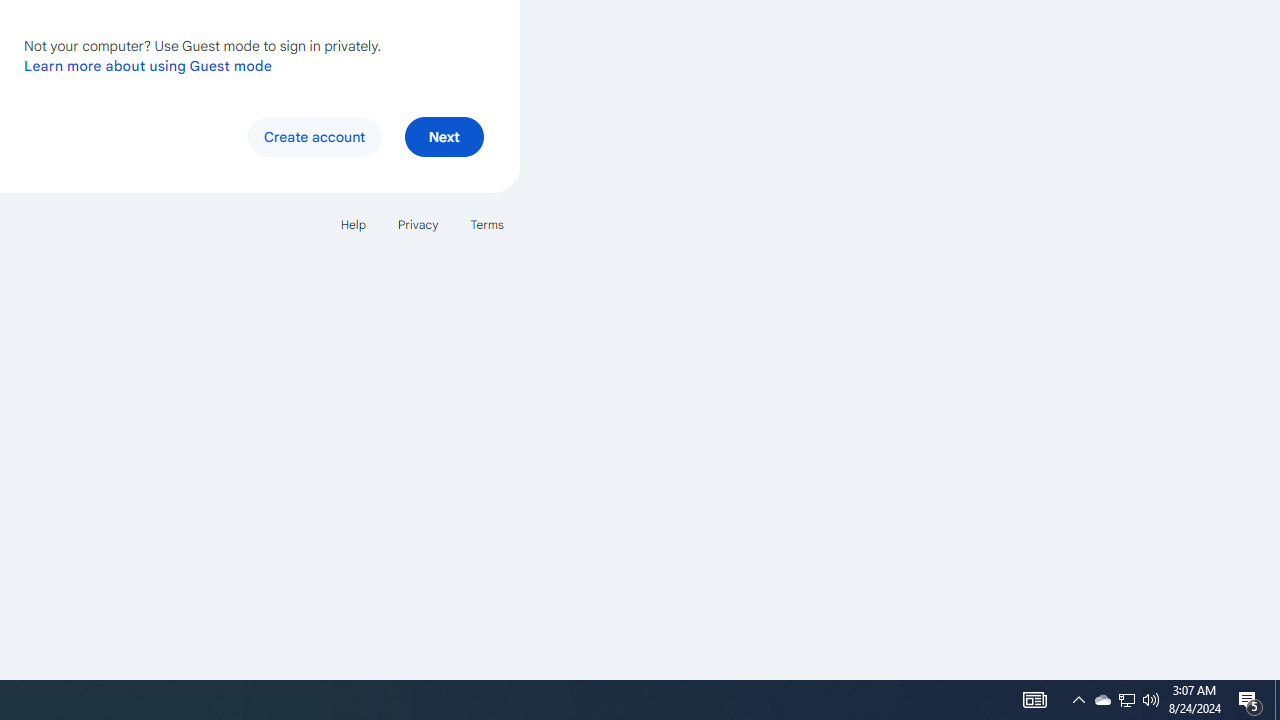 The image size is (1280, 720). I want to click on 'Create account', so click(313, 135).